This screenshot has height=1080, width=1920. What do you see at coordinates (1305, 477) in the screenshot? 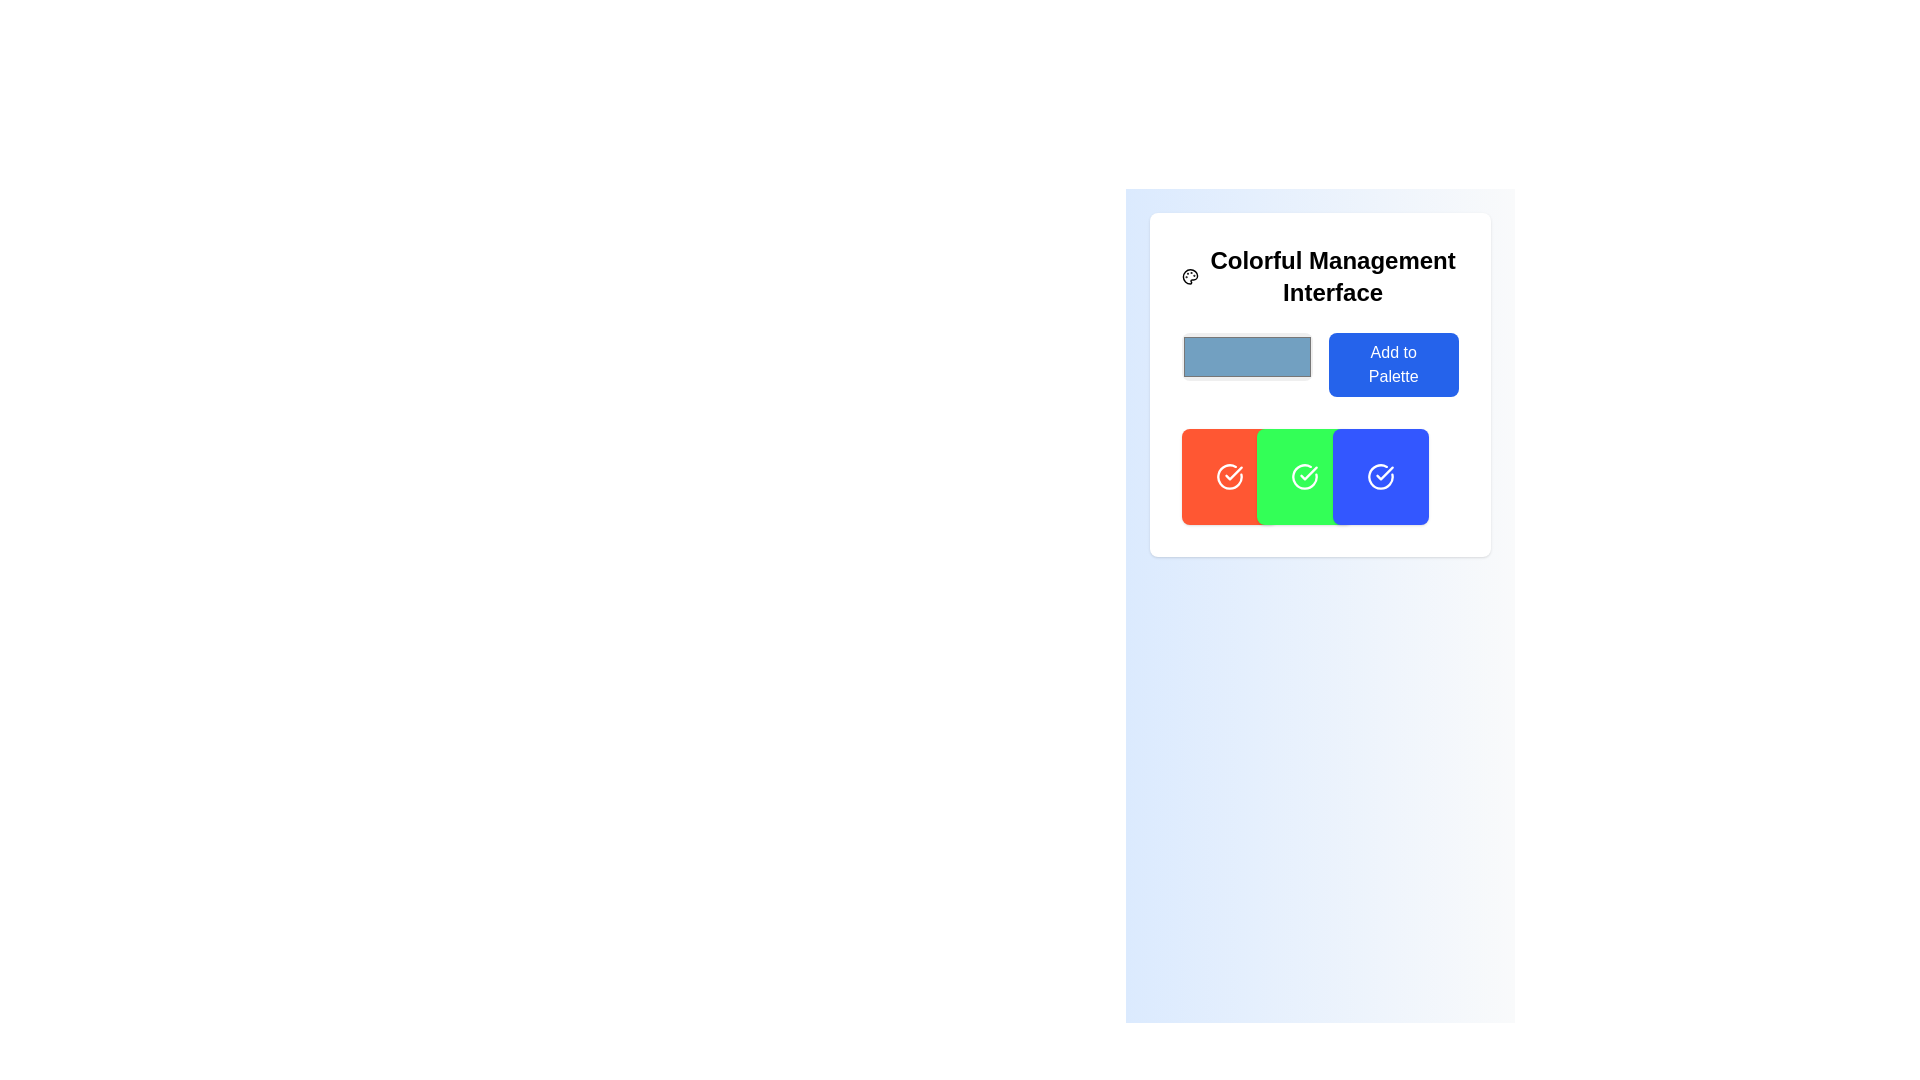
I see `the SVG Icon representing a confirmation or success action within the green square button, located in the middle of a row of buttons at the bottom section of the interface` at bounding box center [1305, 477].